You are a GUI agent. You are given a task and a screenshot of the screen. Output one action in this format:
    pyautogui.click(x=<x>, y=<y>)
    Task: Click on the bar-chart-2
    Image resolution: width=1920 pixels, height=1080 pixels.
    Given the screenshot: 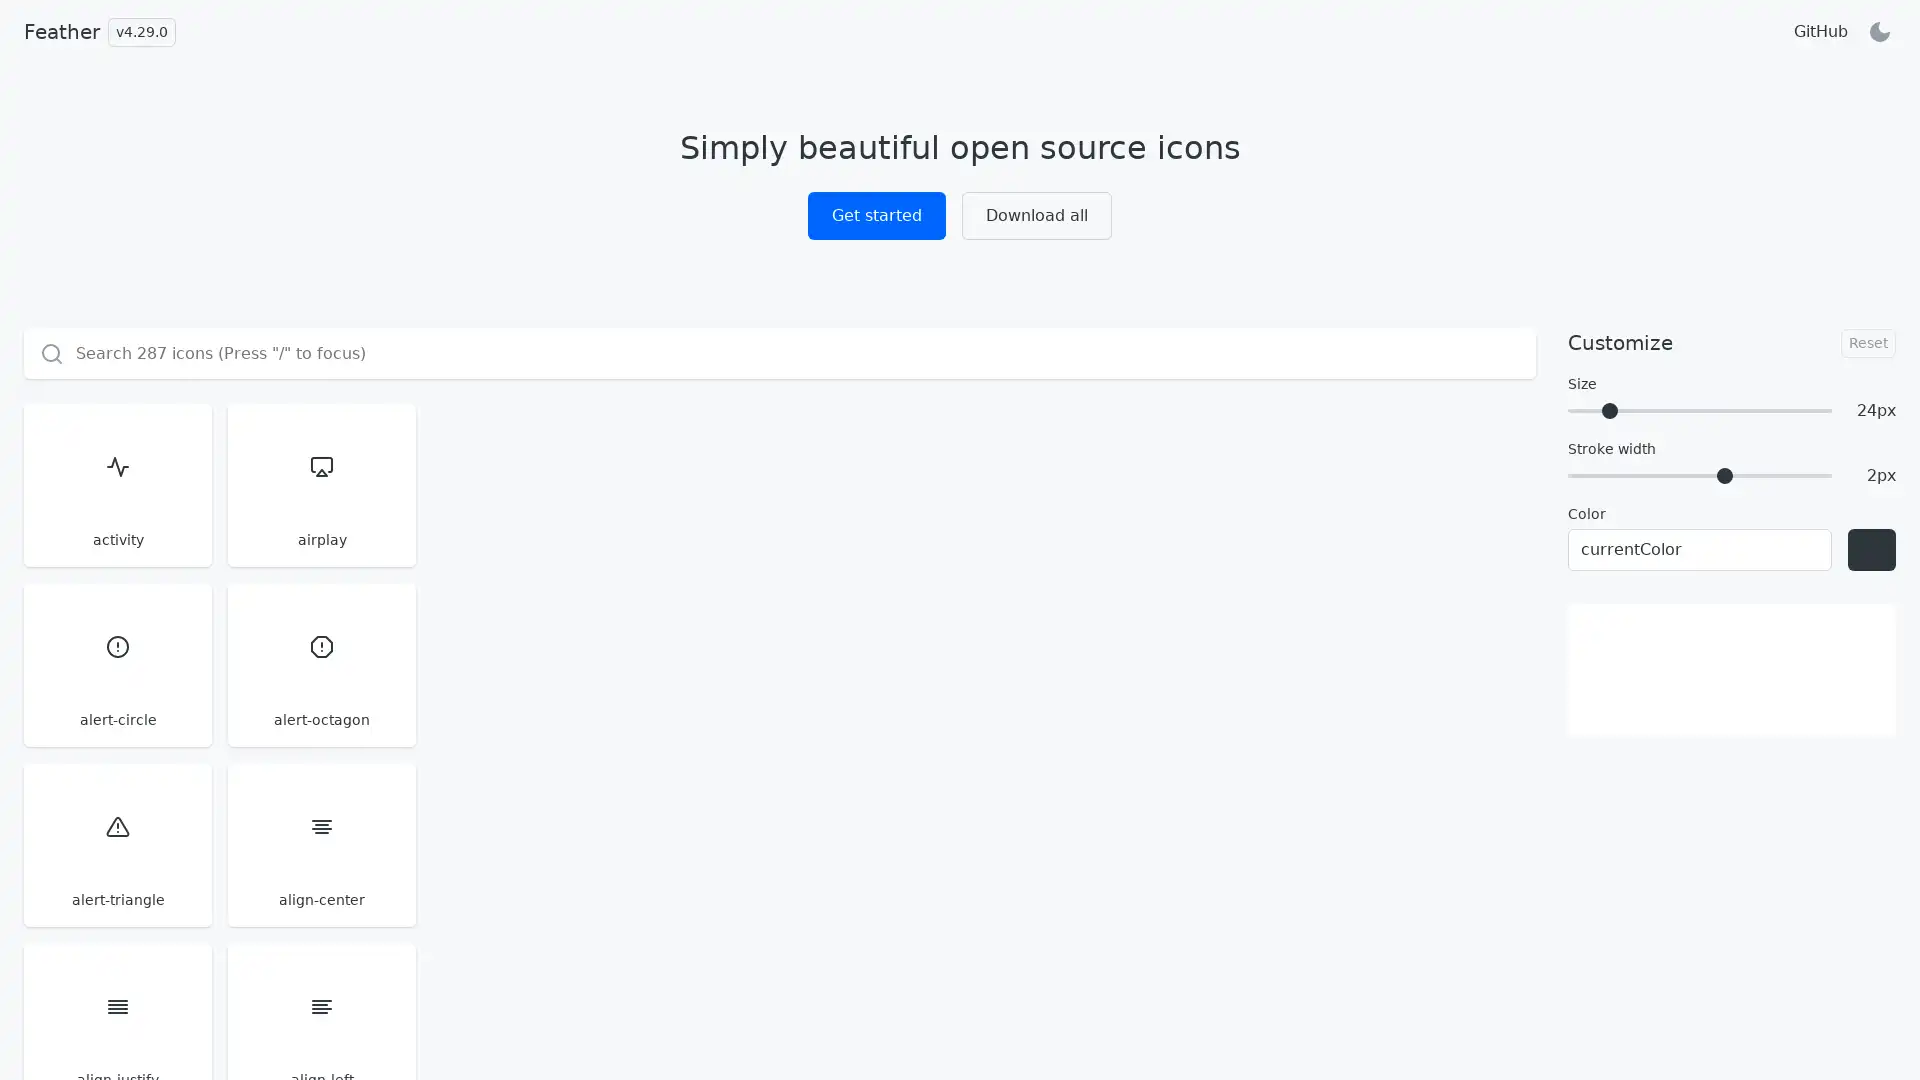 What is the action you would take?
    pyautogui.click(x=1459, y=844)
    